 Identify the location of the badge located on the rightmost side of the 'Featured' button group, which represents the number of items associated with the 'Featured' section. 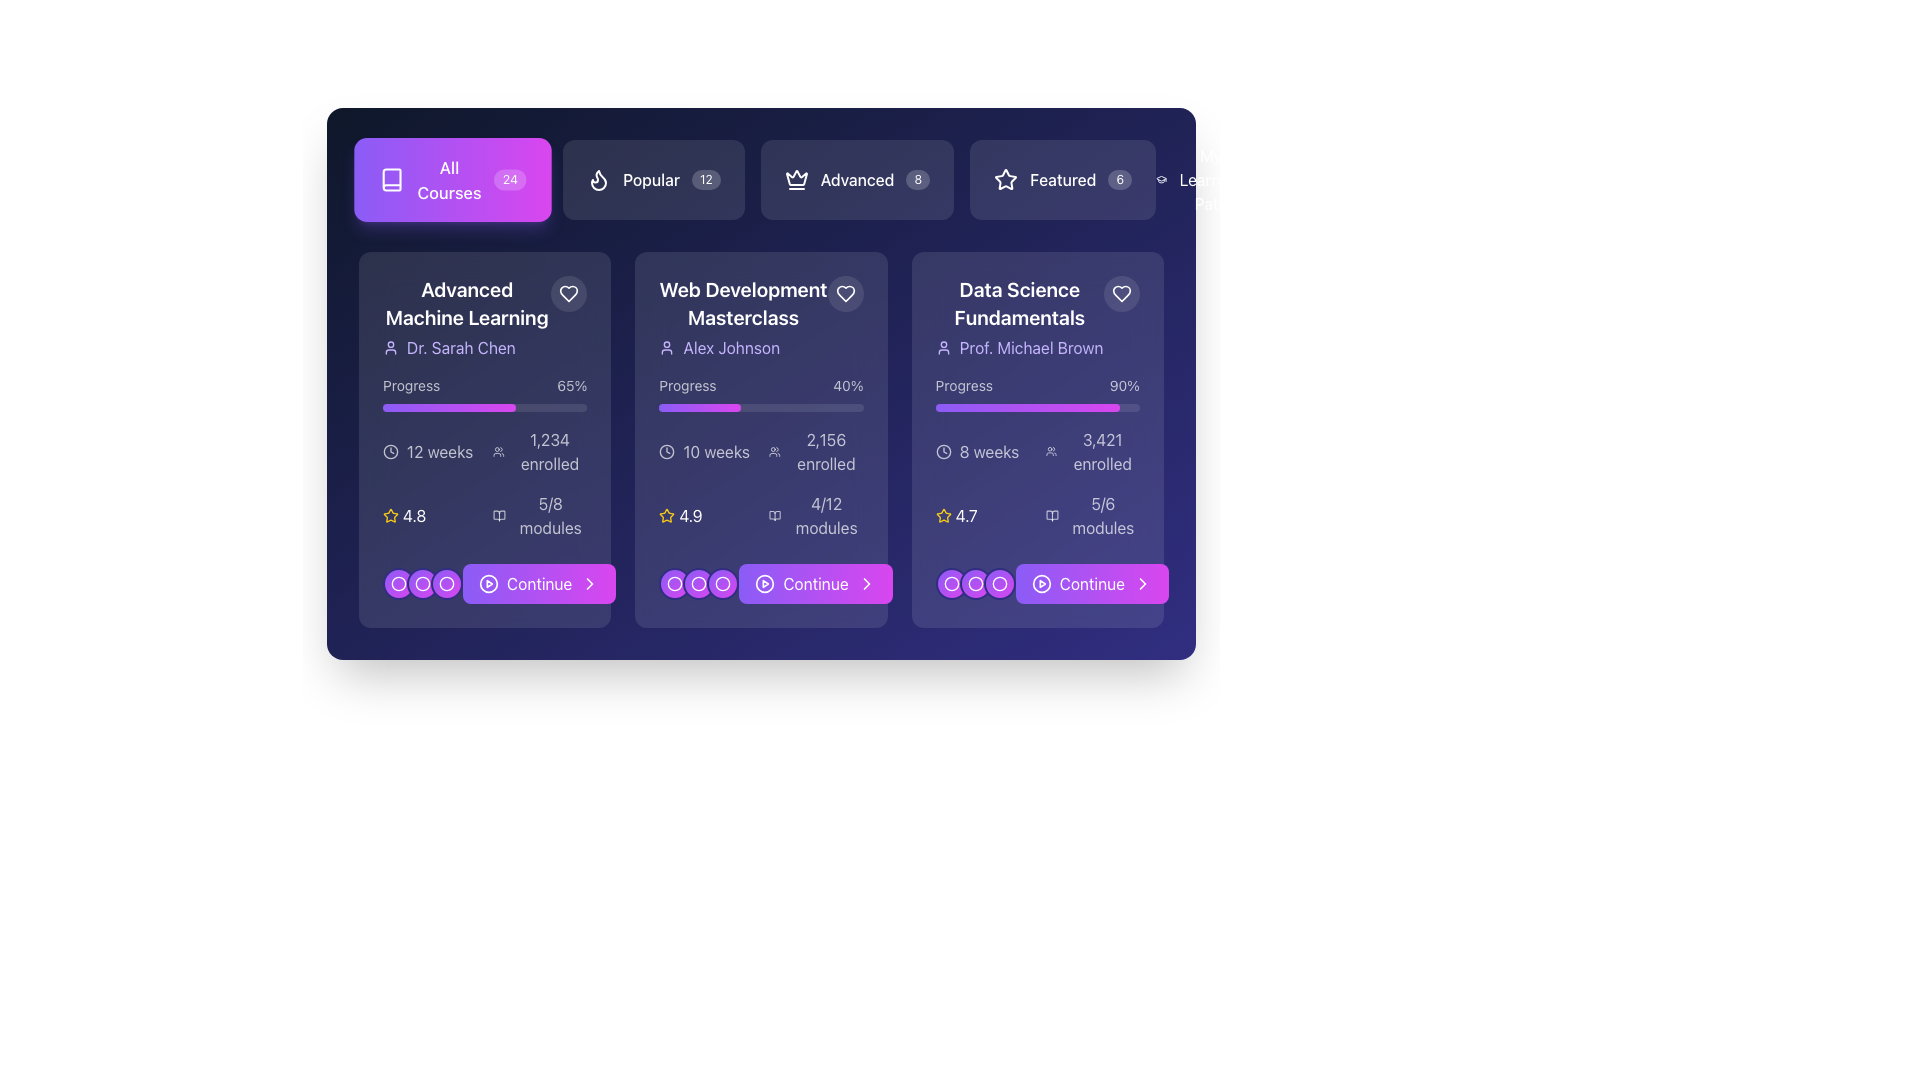
(1120, 180).